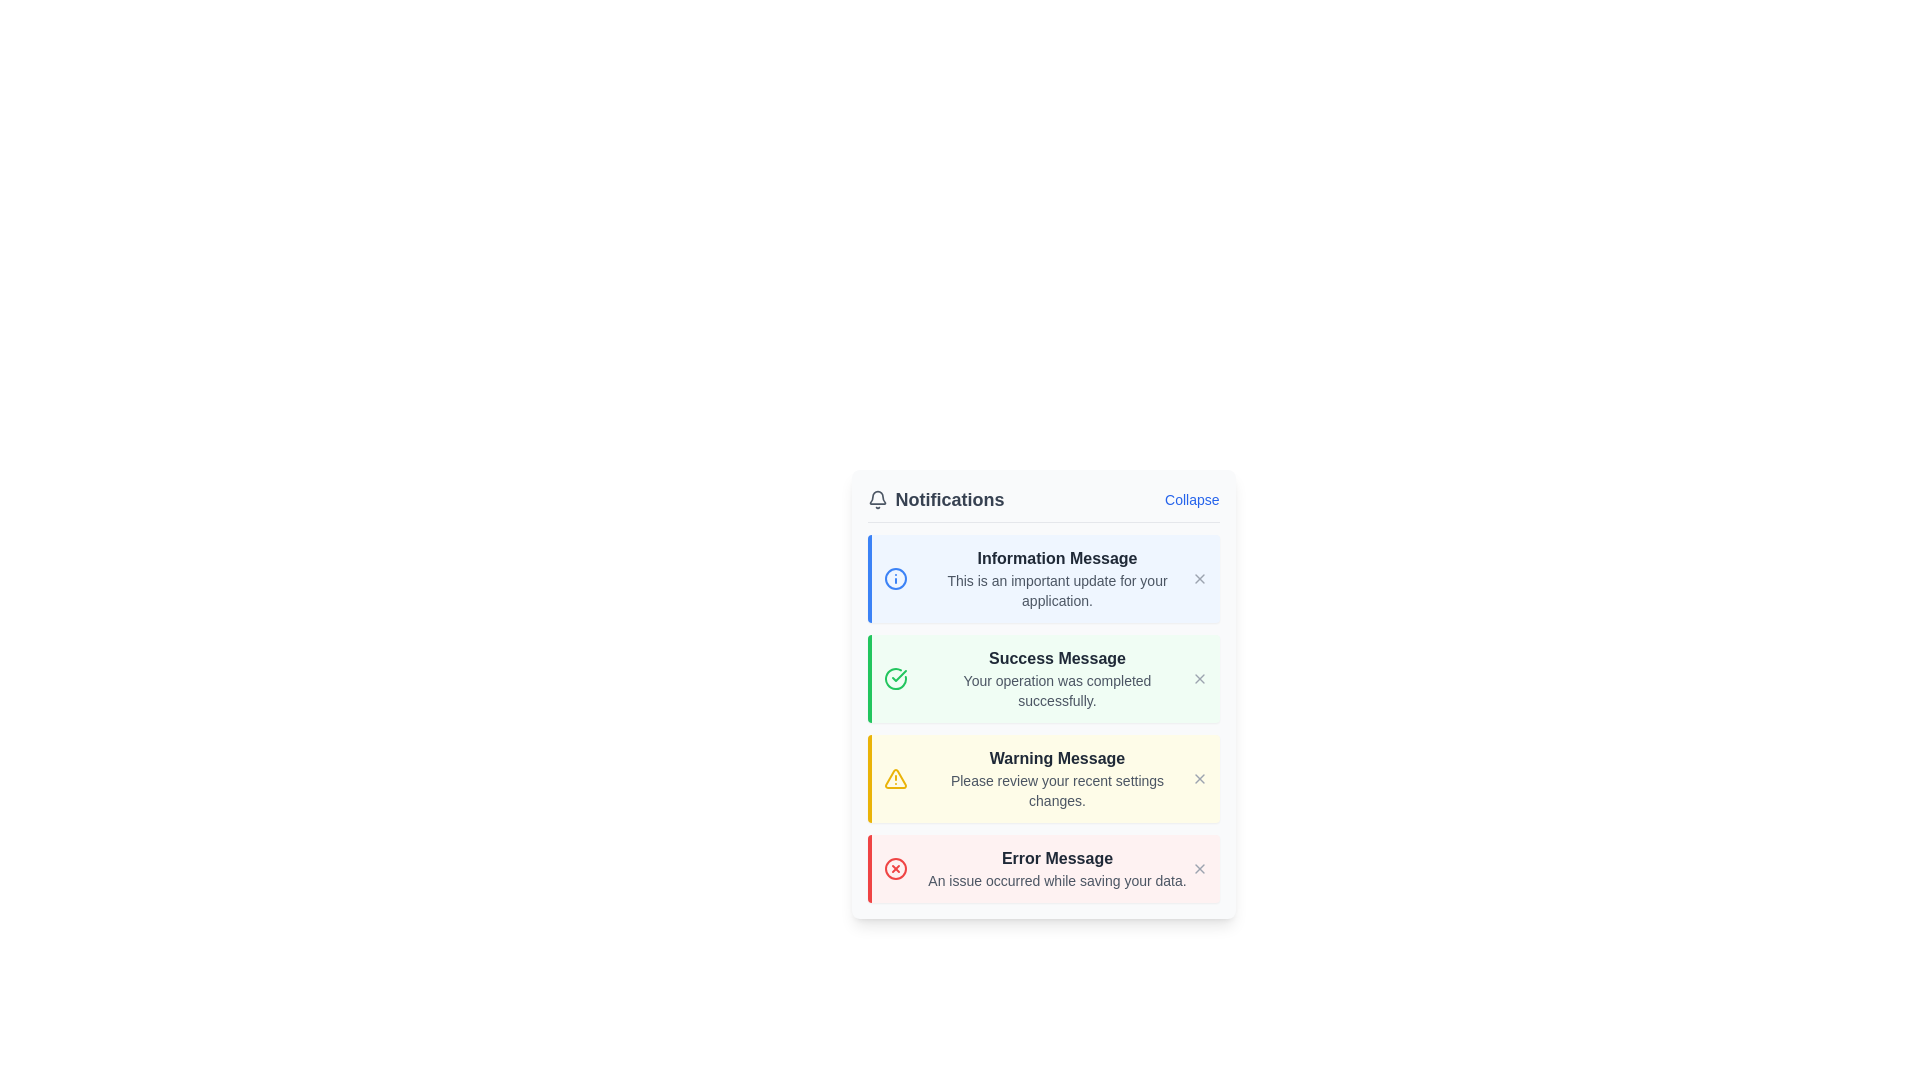 Image resolution: width=1920 pixels, height=1080 pixels. What do you see at coordinates (1056, 759) in the screenshot?
I see `warning title text from the first line of the third notification box, which is centered horizontally within the box` at bounding box center [1056, 759].